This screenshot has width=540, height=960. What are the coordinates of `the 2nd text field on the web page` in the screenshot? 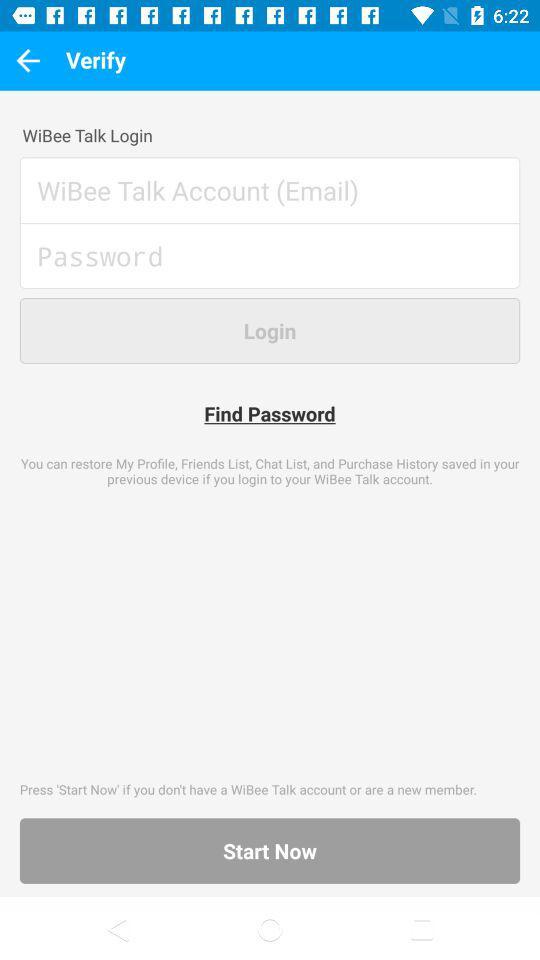 It's located at (270, 264).